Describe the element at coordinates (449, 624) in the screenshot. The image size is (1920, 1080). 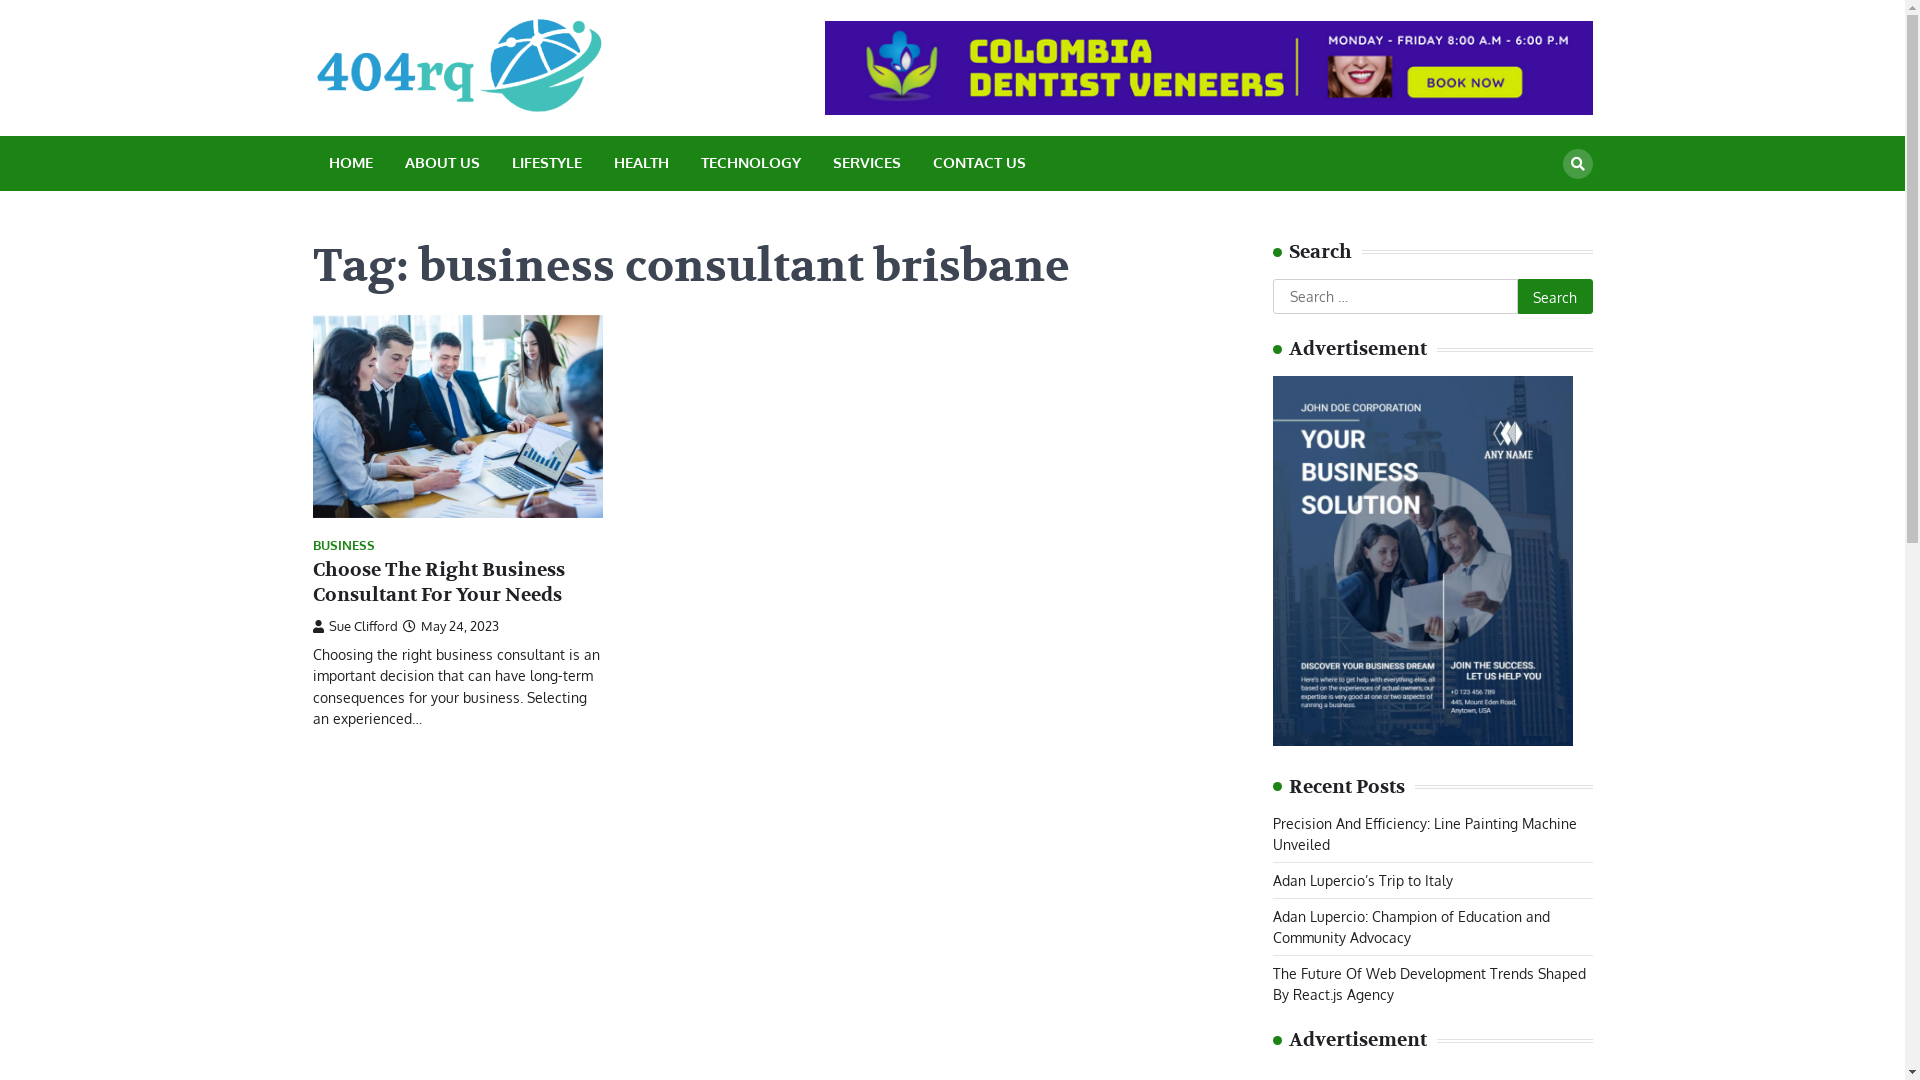
I see `'May 24, 2023'` at that location.